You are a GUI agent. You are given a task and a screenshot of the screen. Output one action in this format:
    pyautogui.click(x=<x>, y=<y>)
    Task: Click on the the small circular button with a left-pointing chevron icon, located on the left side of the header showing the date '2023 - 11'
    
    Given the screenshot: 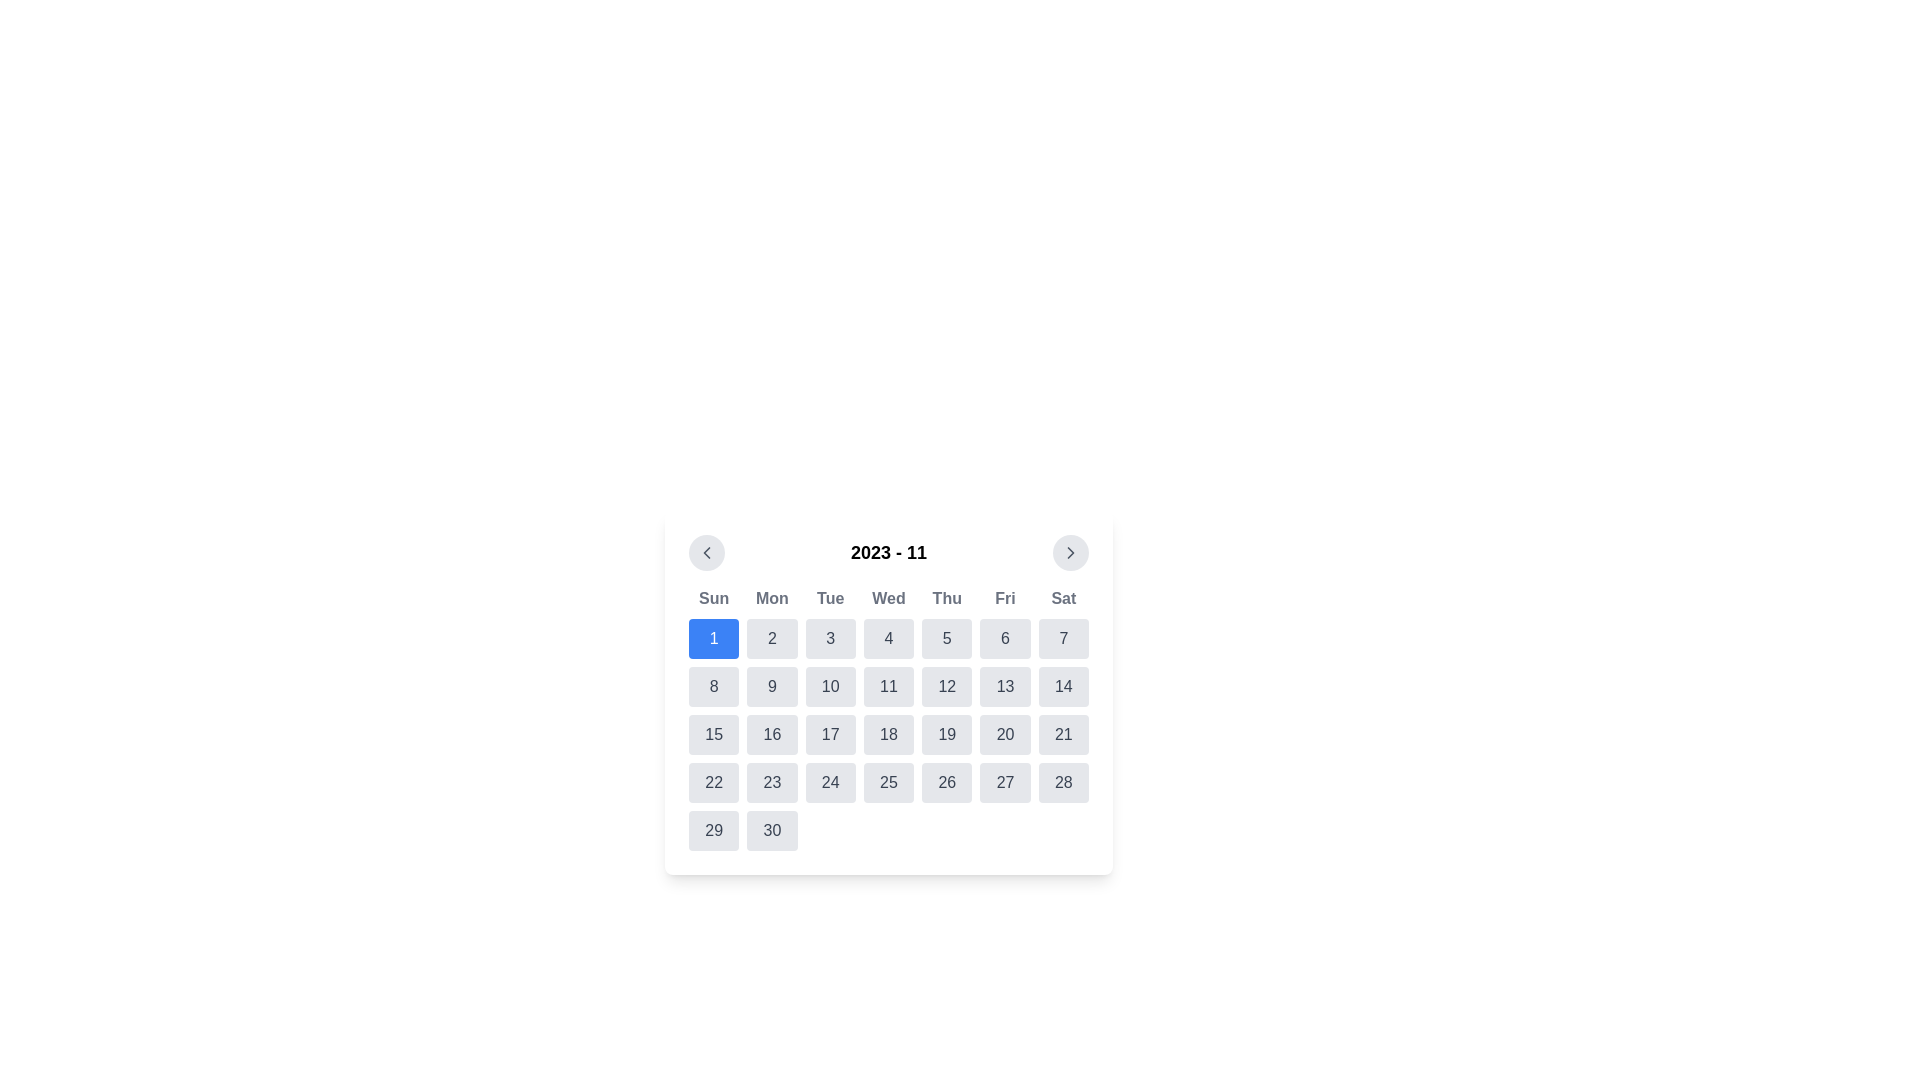 What is the action you would take?
    pyautogui.click(x=706, y=552)
    